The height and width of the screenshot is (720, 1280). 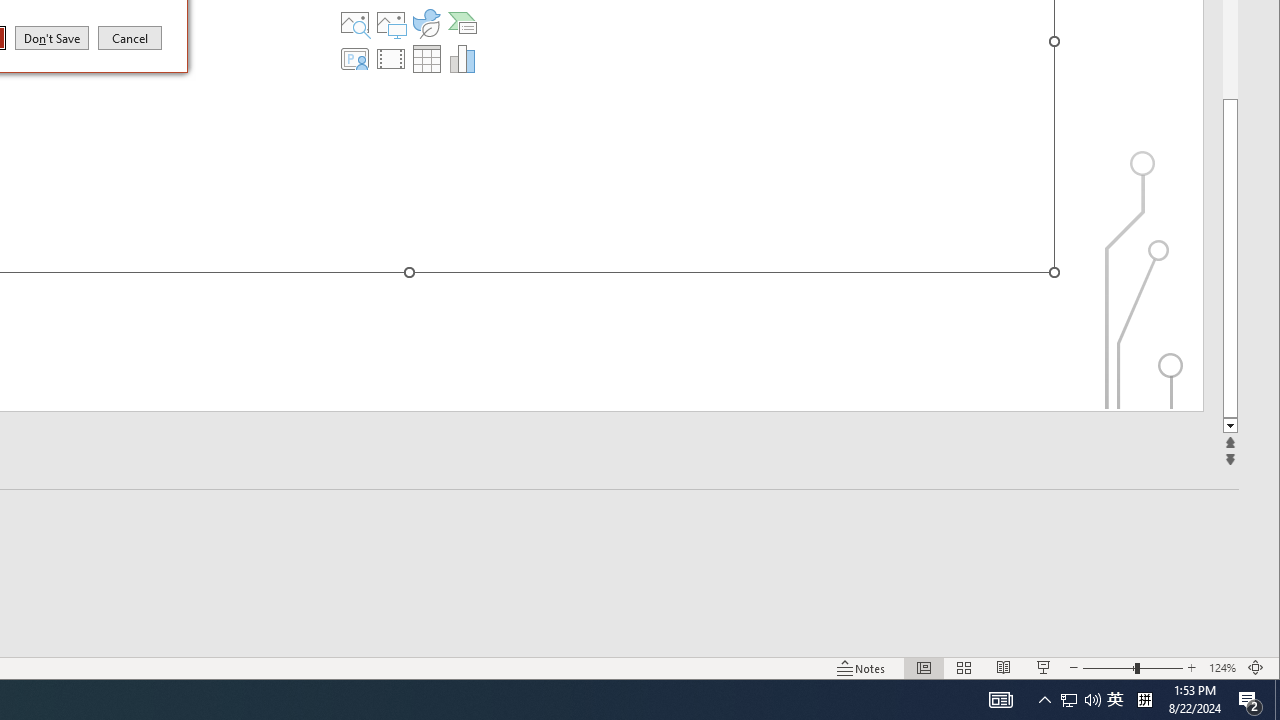 I want to click on 'AutomationID: 4105', so click(x=1000, y=698).